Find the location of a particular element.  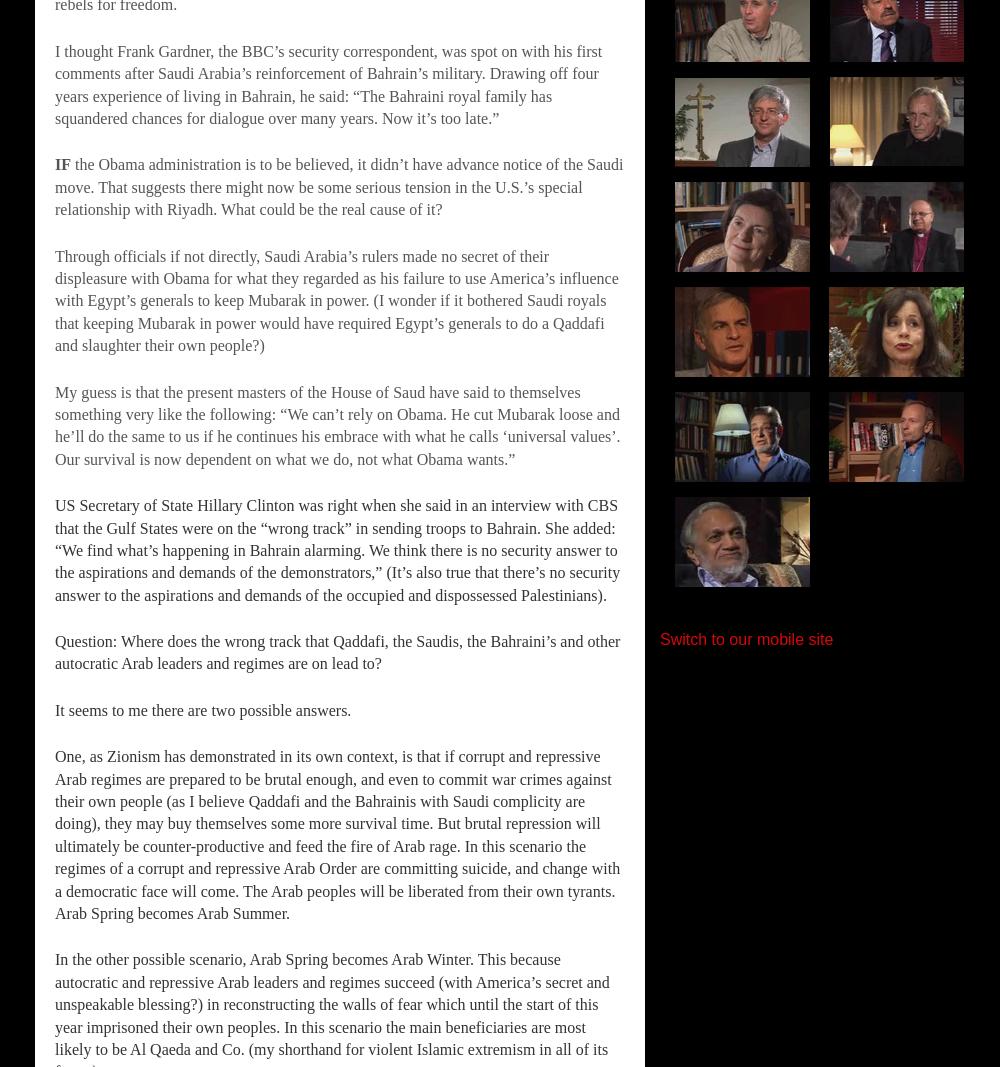

'Switch to our mobile site' is located at coordinates (745, 638).